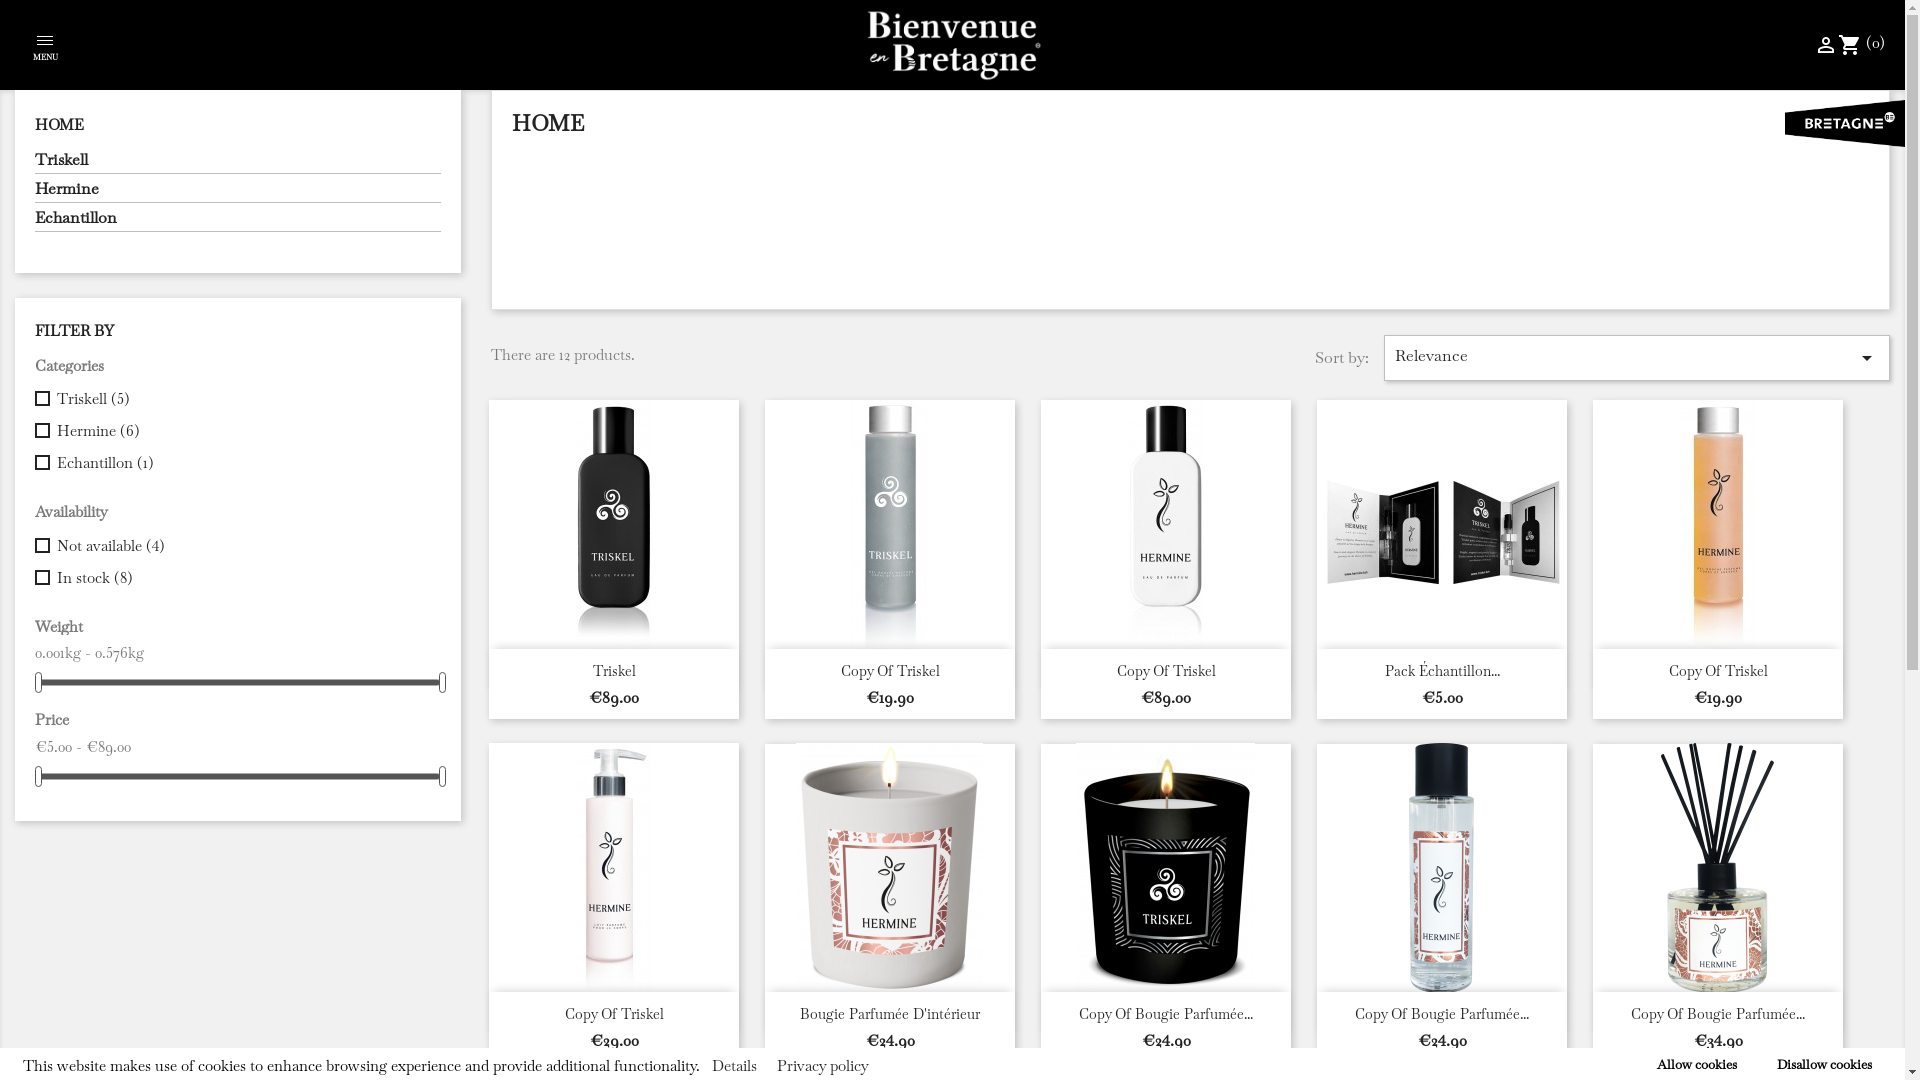 This screenshot has height=1080, width=1920. What do you see at coordinates (733, 1064) in the screenshot?
I see `'Details'` at bounding box center [733, 1064].